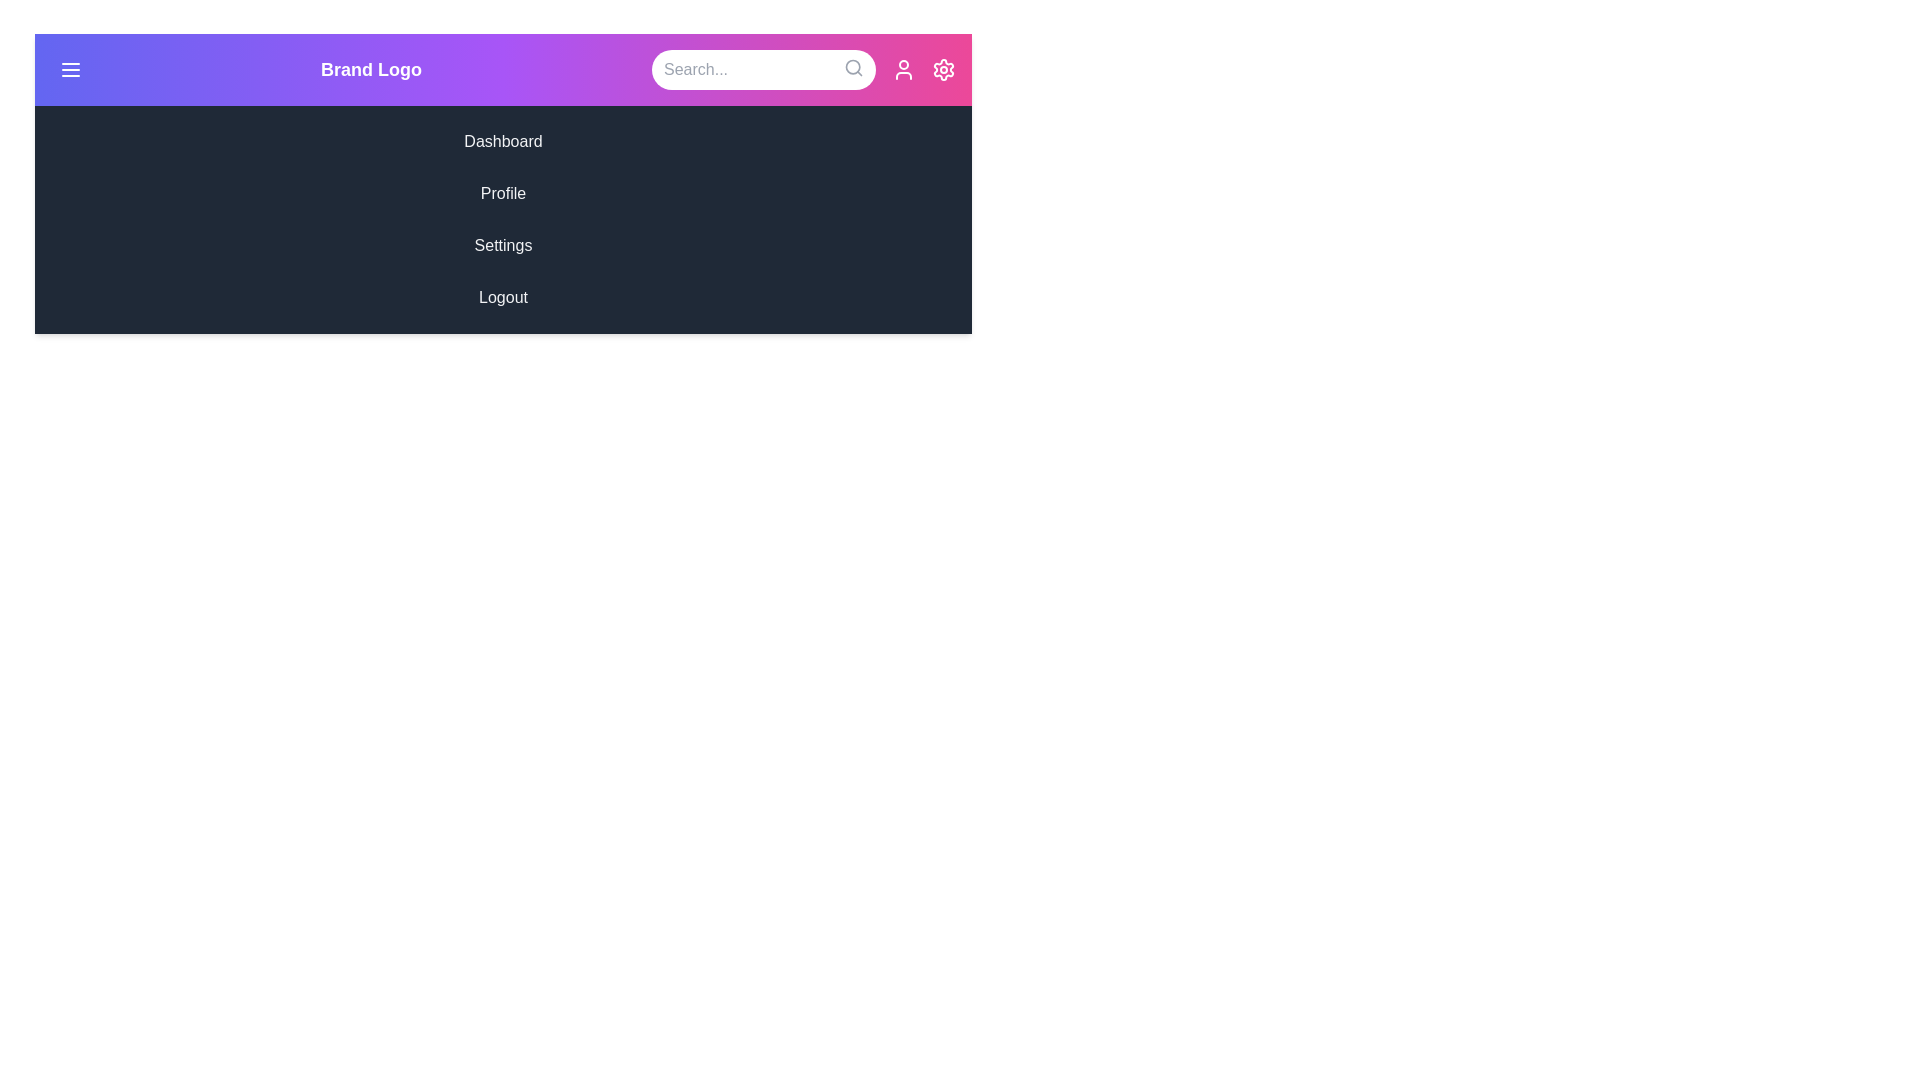 This screenshot has height=1080, width=1920. What do you see at coordinates (71, 68) in the screenshot?
I see `the menu button to toggle the sidebar visibility` at bounding box center [71, 68].